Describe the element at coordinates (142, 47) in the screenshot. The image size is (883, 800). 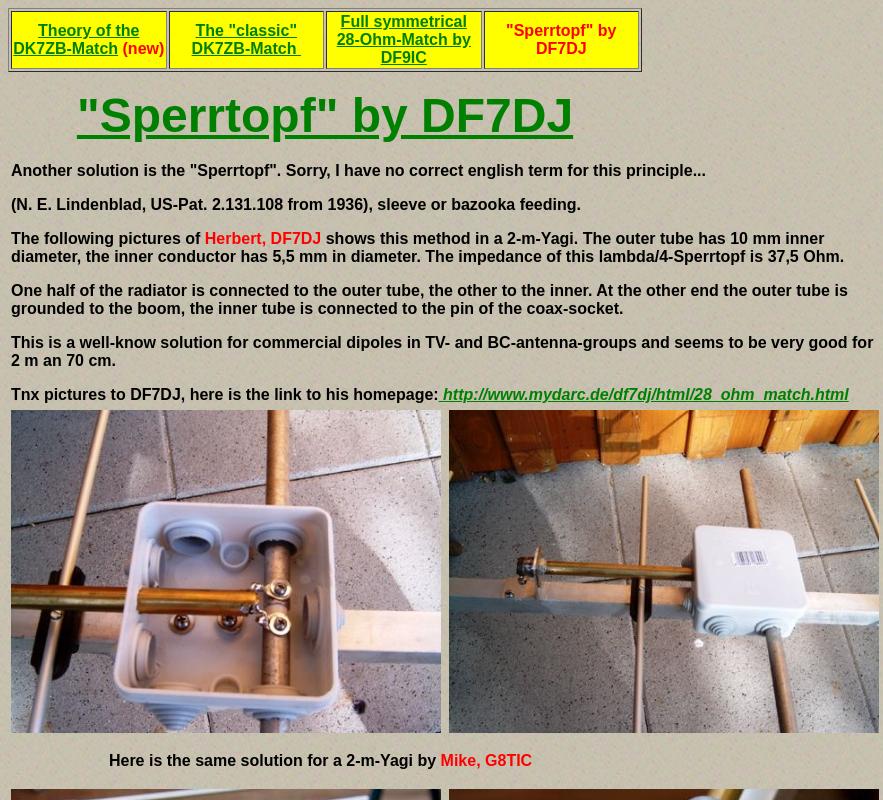
I see `'(new)'` at that location.